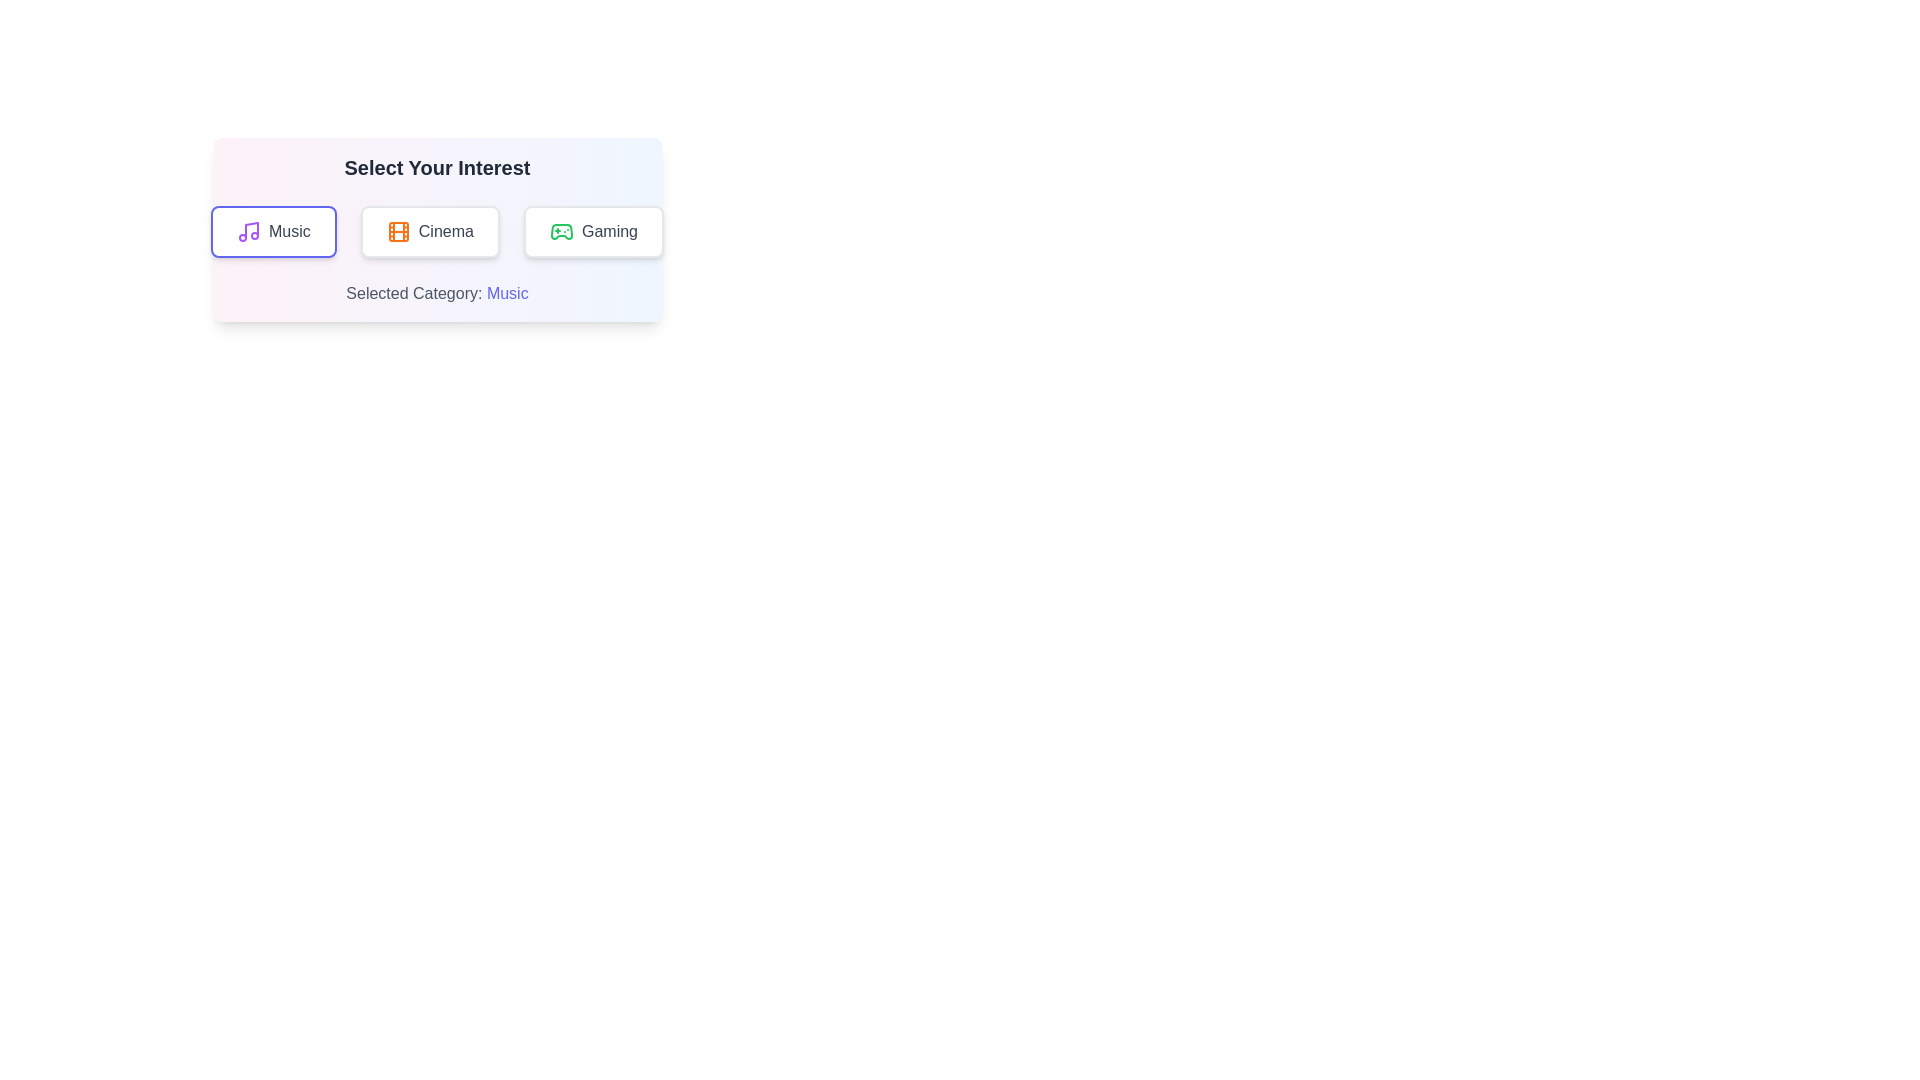  Describe the element at coordinates (429, 230) in the screenshot. I see `the 'Cinema' button to select the Cinema category` at that location.